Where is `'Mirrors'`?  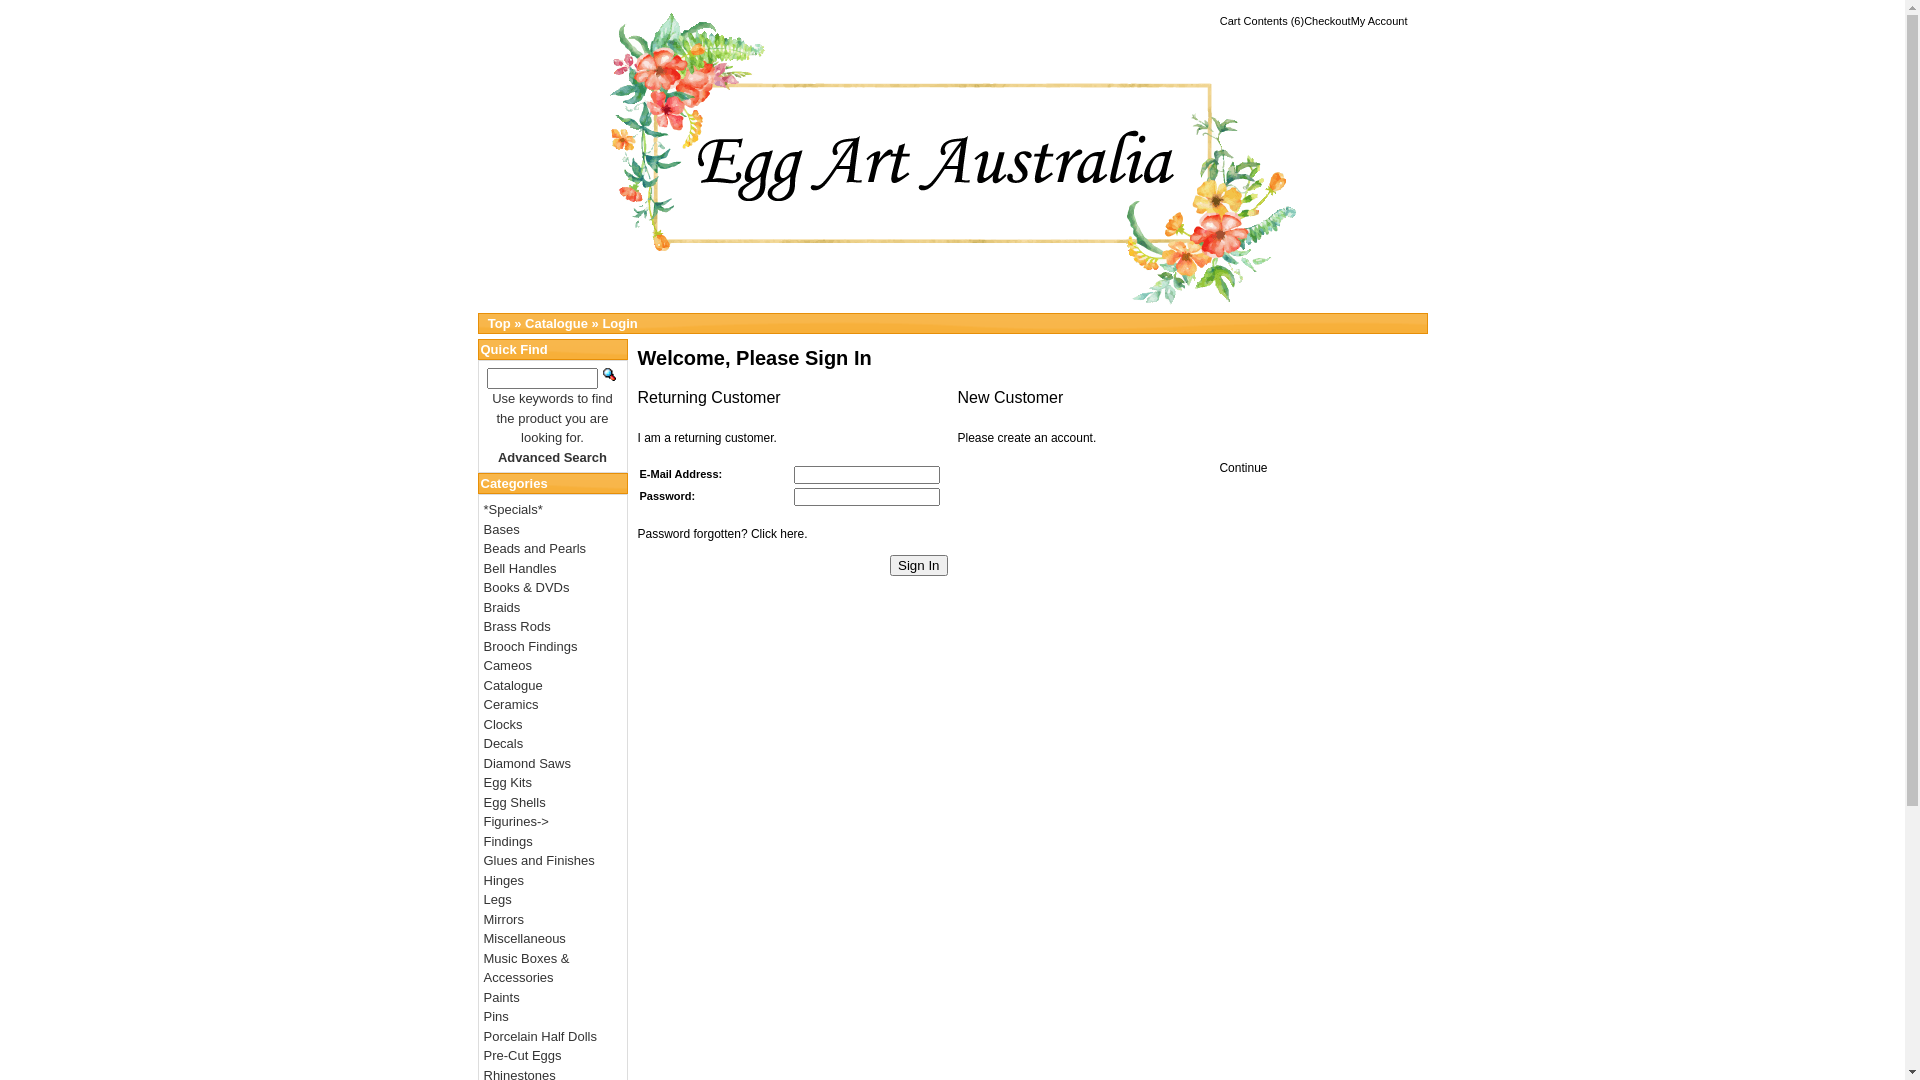
'Mirrors' is located at coordinates (504, 919).